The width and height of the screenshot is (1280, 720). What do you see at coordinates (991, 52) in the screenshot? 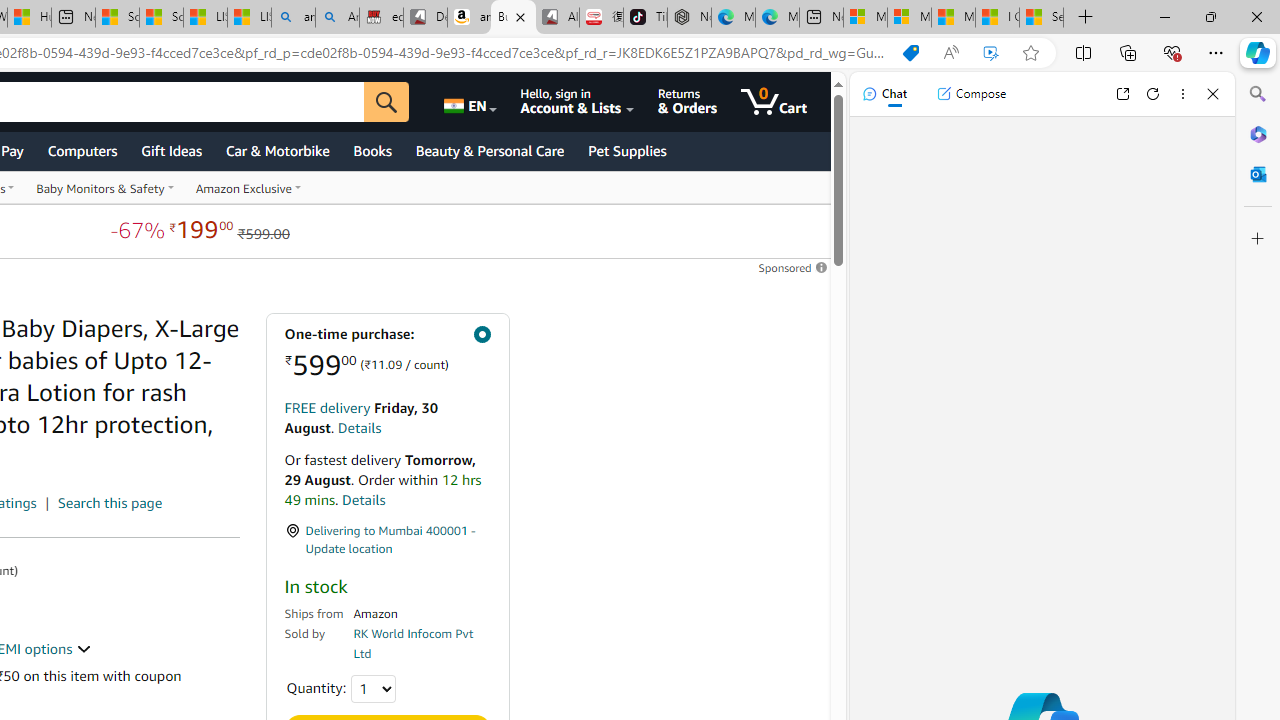
I see `'Enhance video'` at bounding box center [991, 52].